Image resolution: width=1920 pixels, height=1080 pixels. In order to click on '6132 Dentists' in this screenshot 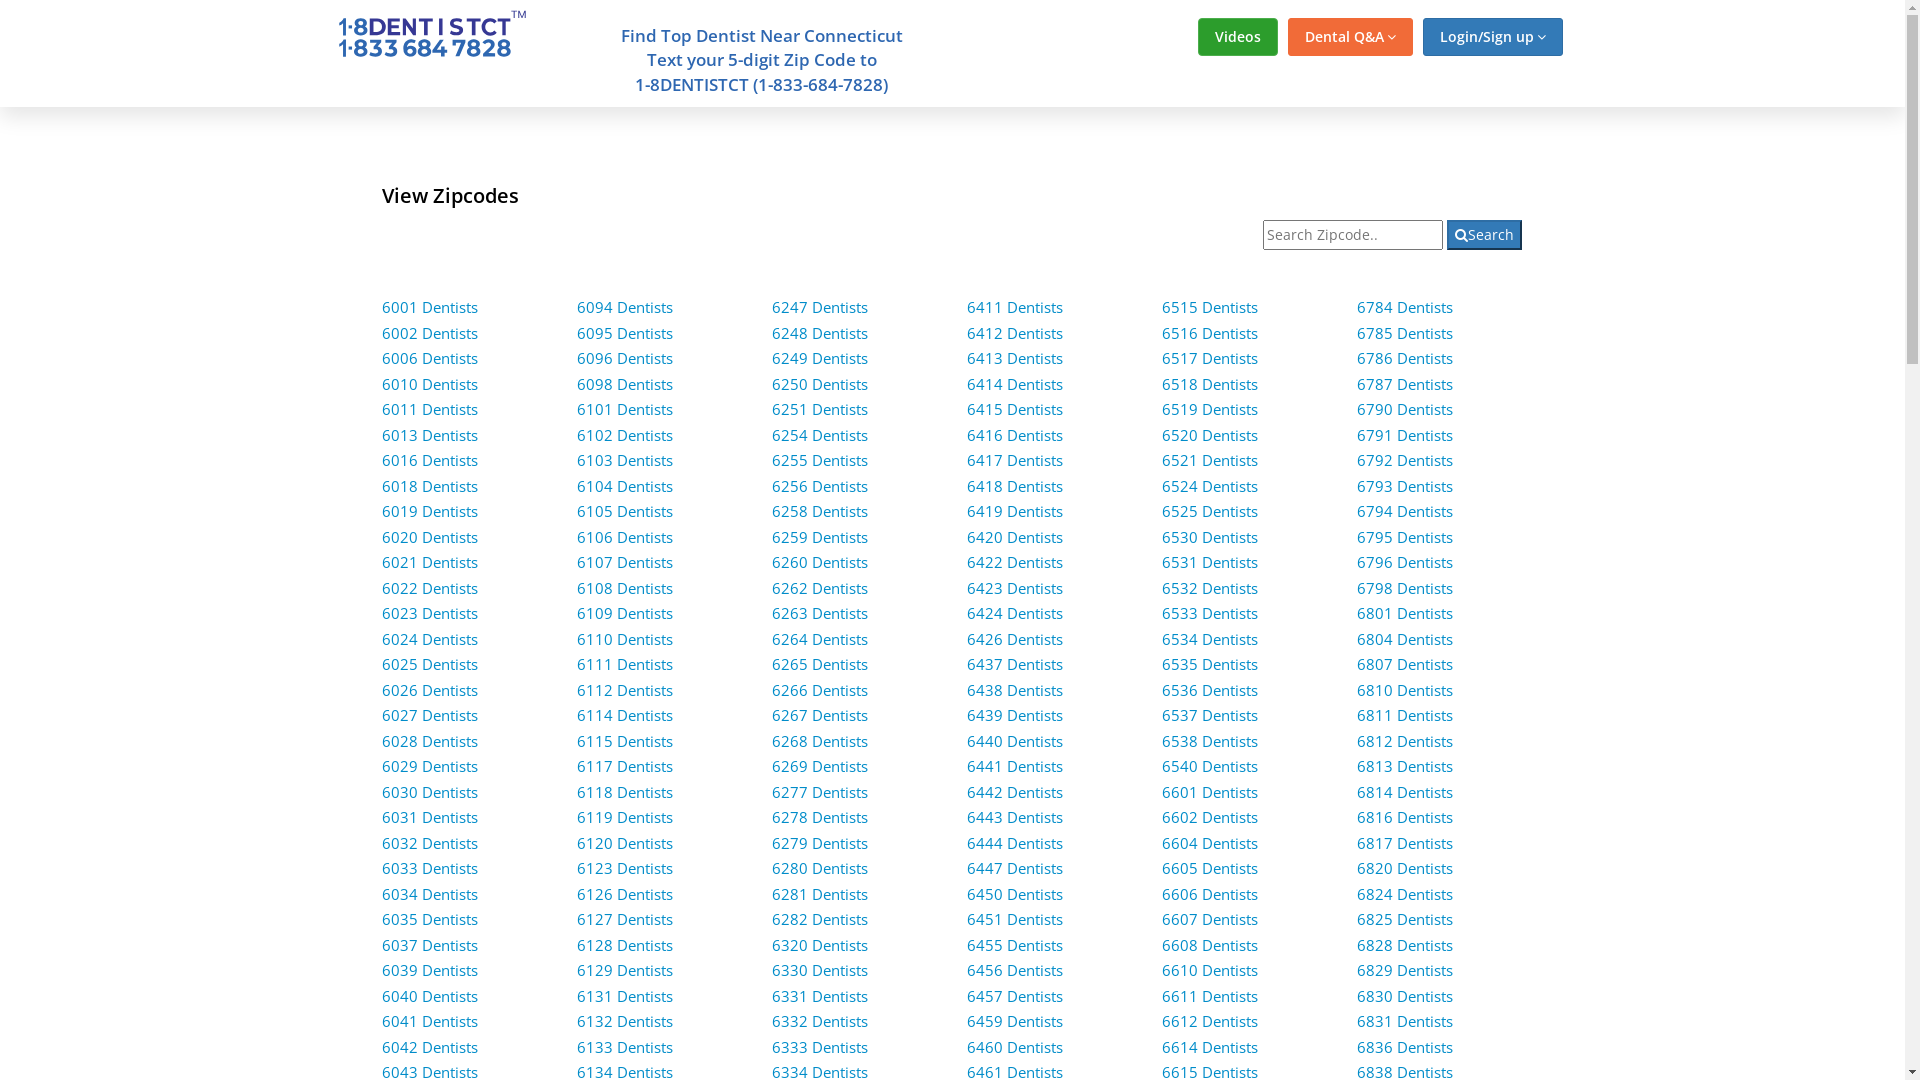, I will do `click(623, 1021)`.